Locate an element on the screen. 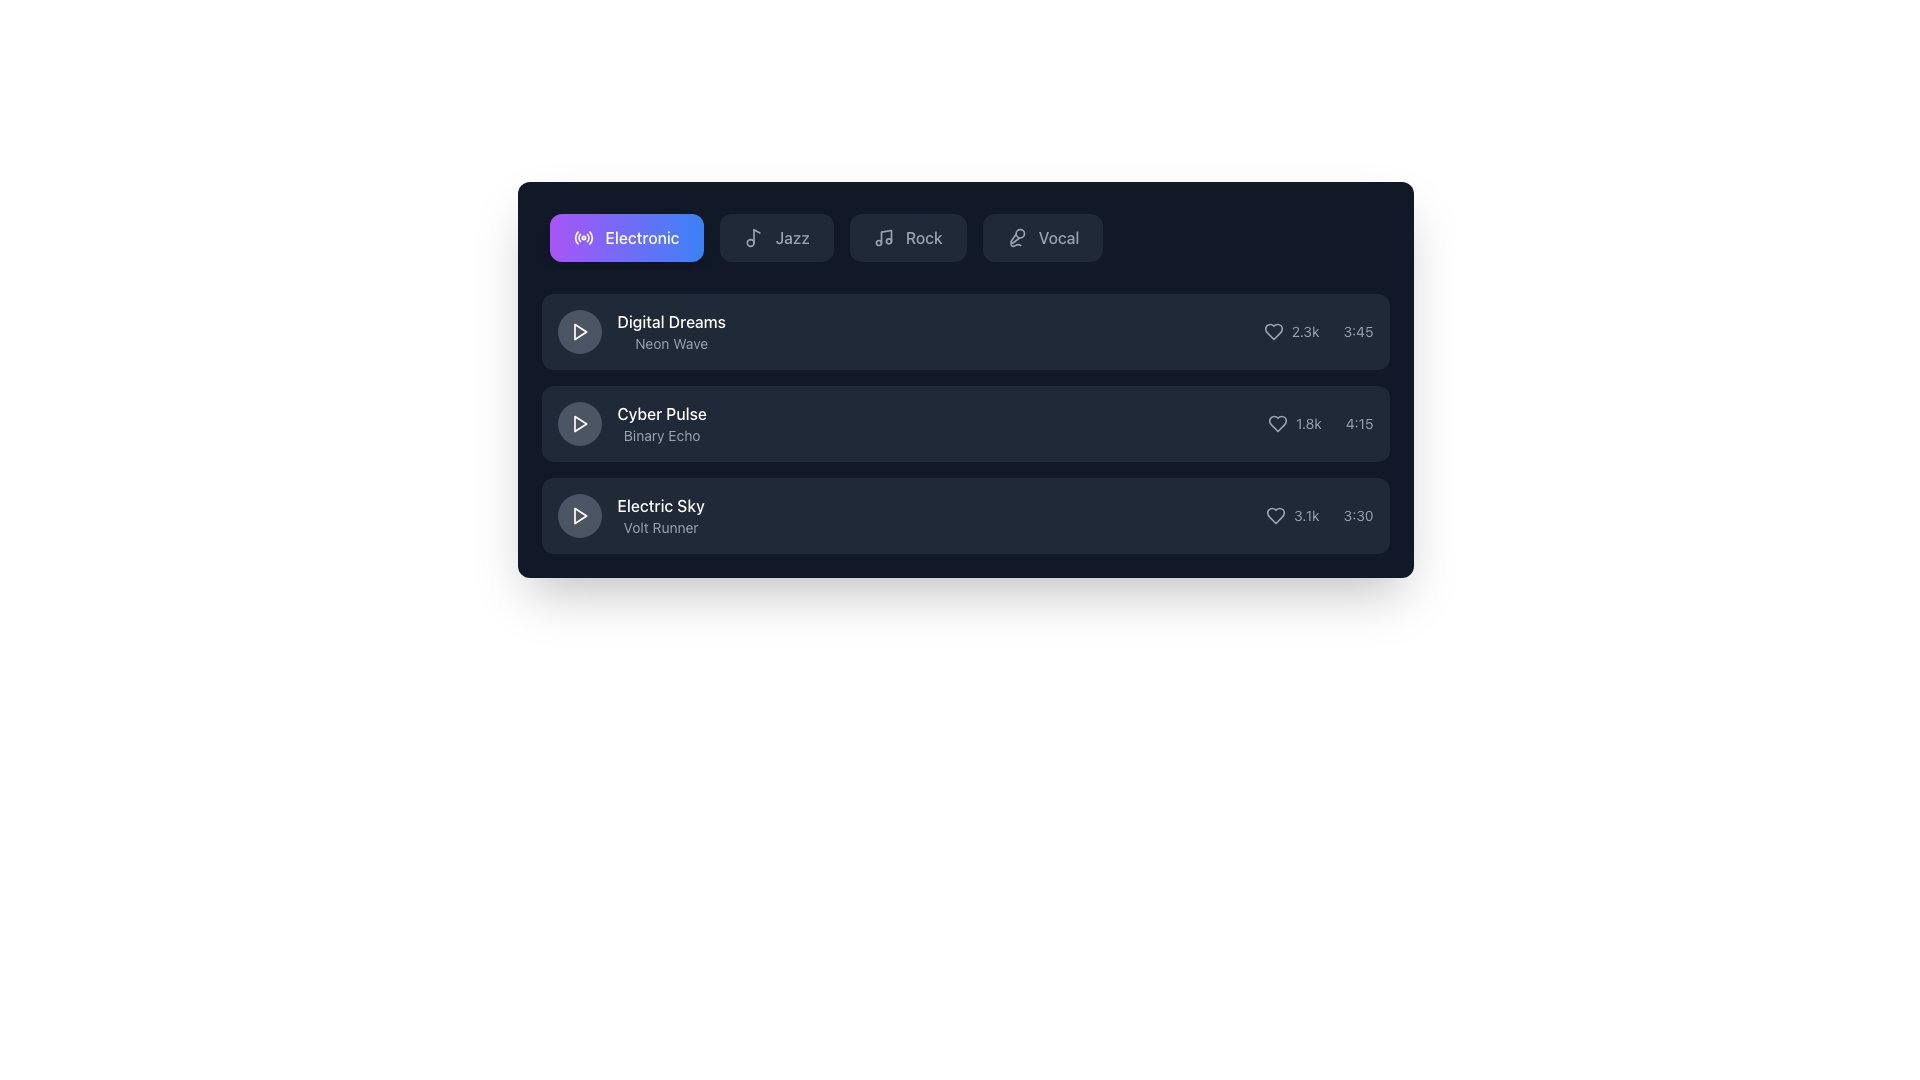  text label indicating the 'Jazz' genre for music selection, positioned to the right of a musical notes icon within the genre buttons interface is located at coordinates (791, 237).